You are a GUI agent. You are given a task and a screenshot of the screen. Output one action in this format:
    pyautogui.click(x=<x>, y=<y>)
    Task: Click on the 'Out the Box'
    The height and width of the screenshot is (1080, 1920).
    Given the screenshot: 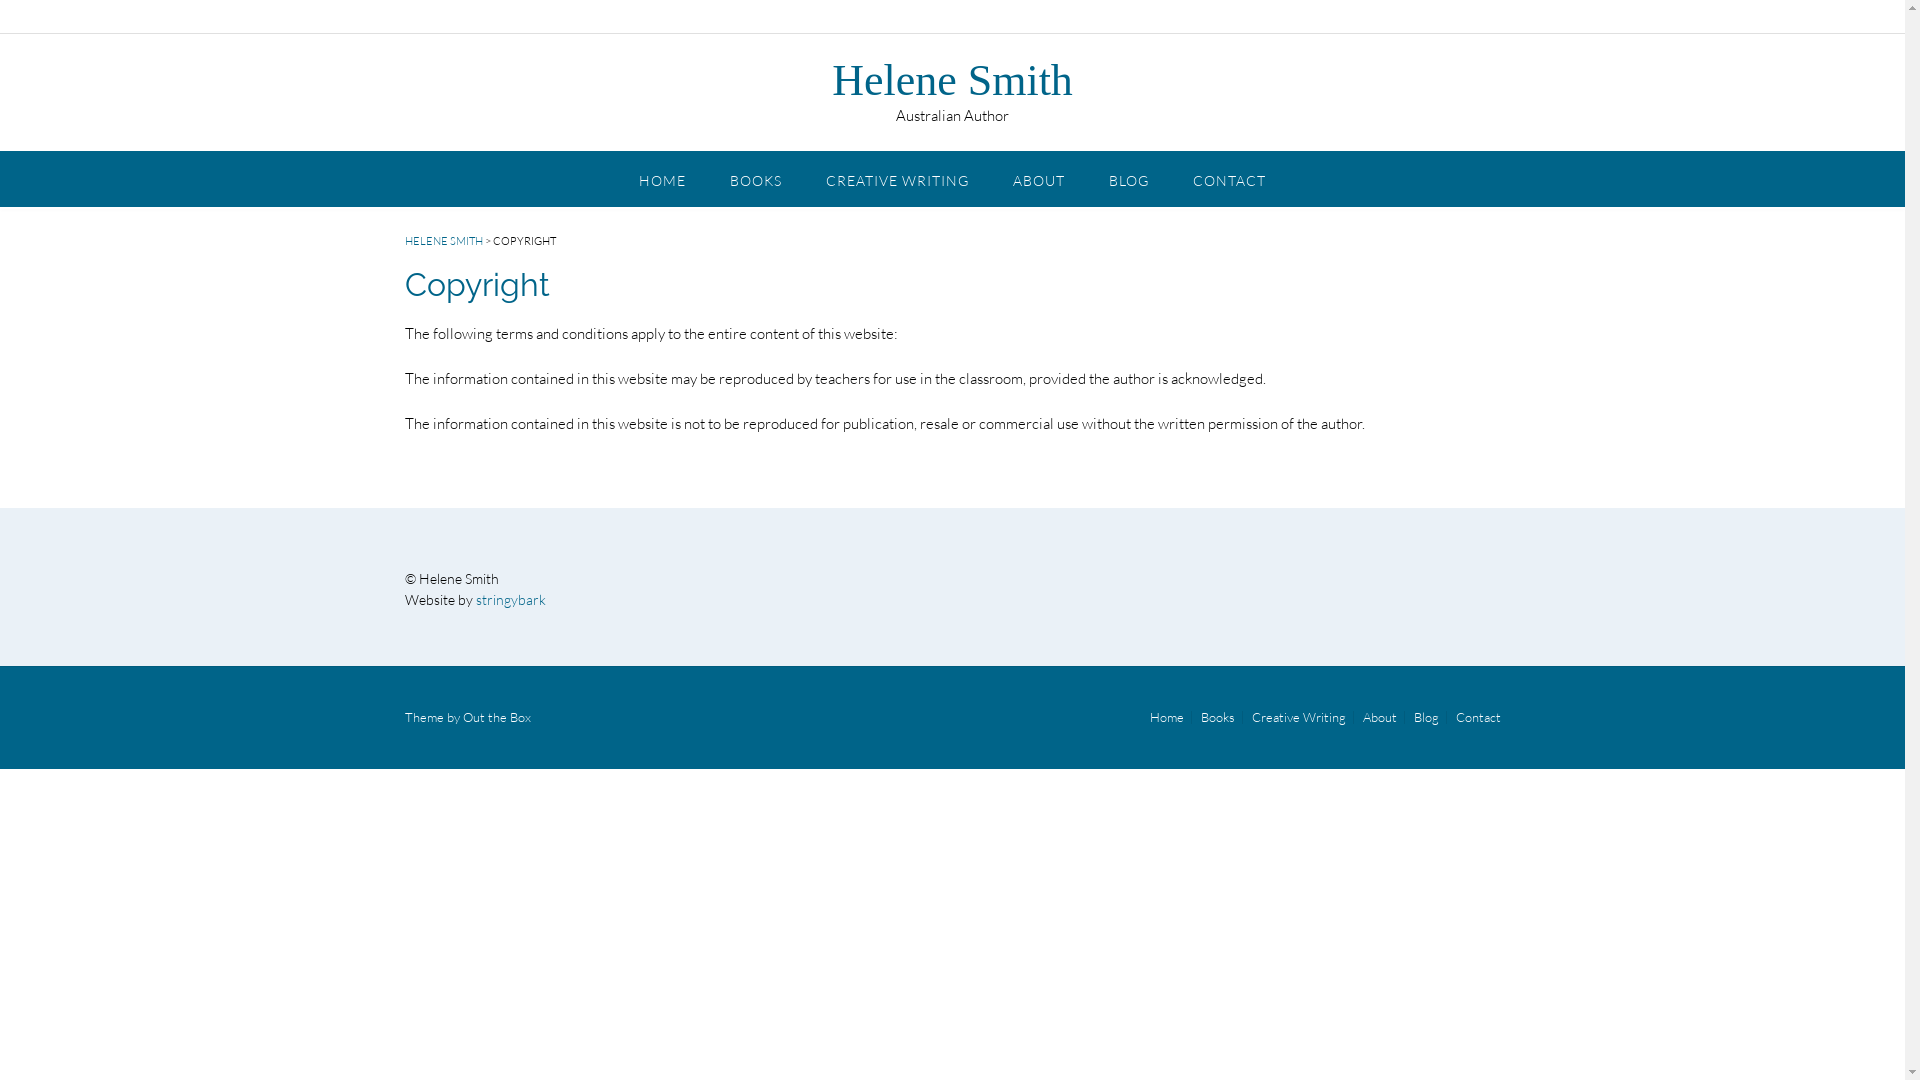 What is the action you would take?
    pyautogui.click(x=495, y=716)
    